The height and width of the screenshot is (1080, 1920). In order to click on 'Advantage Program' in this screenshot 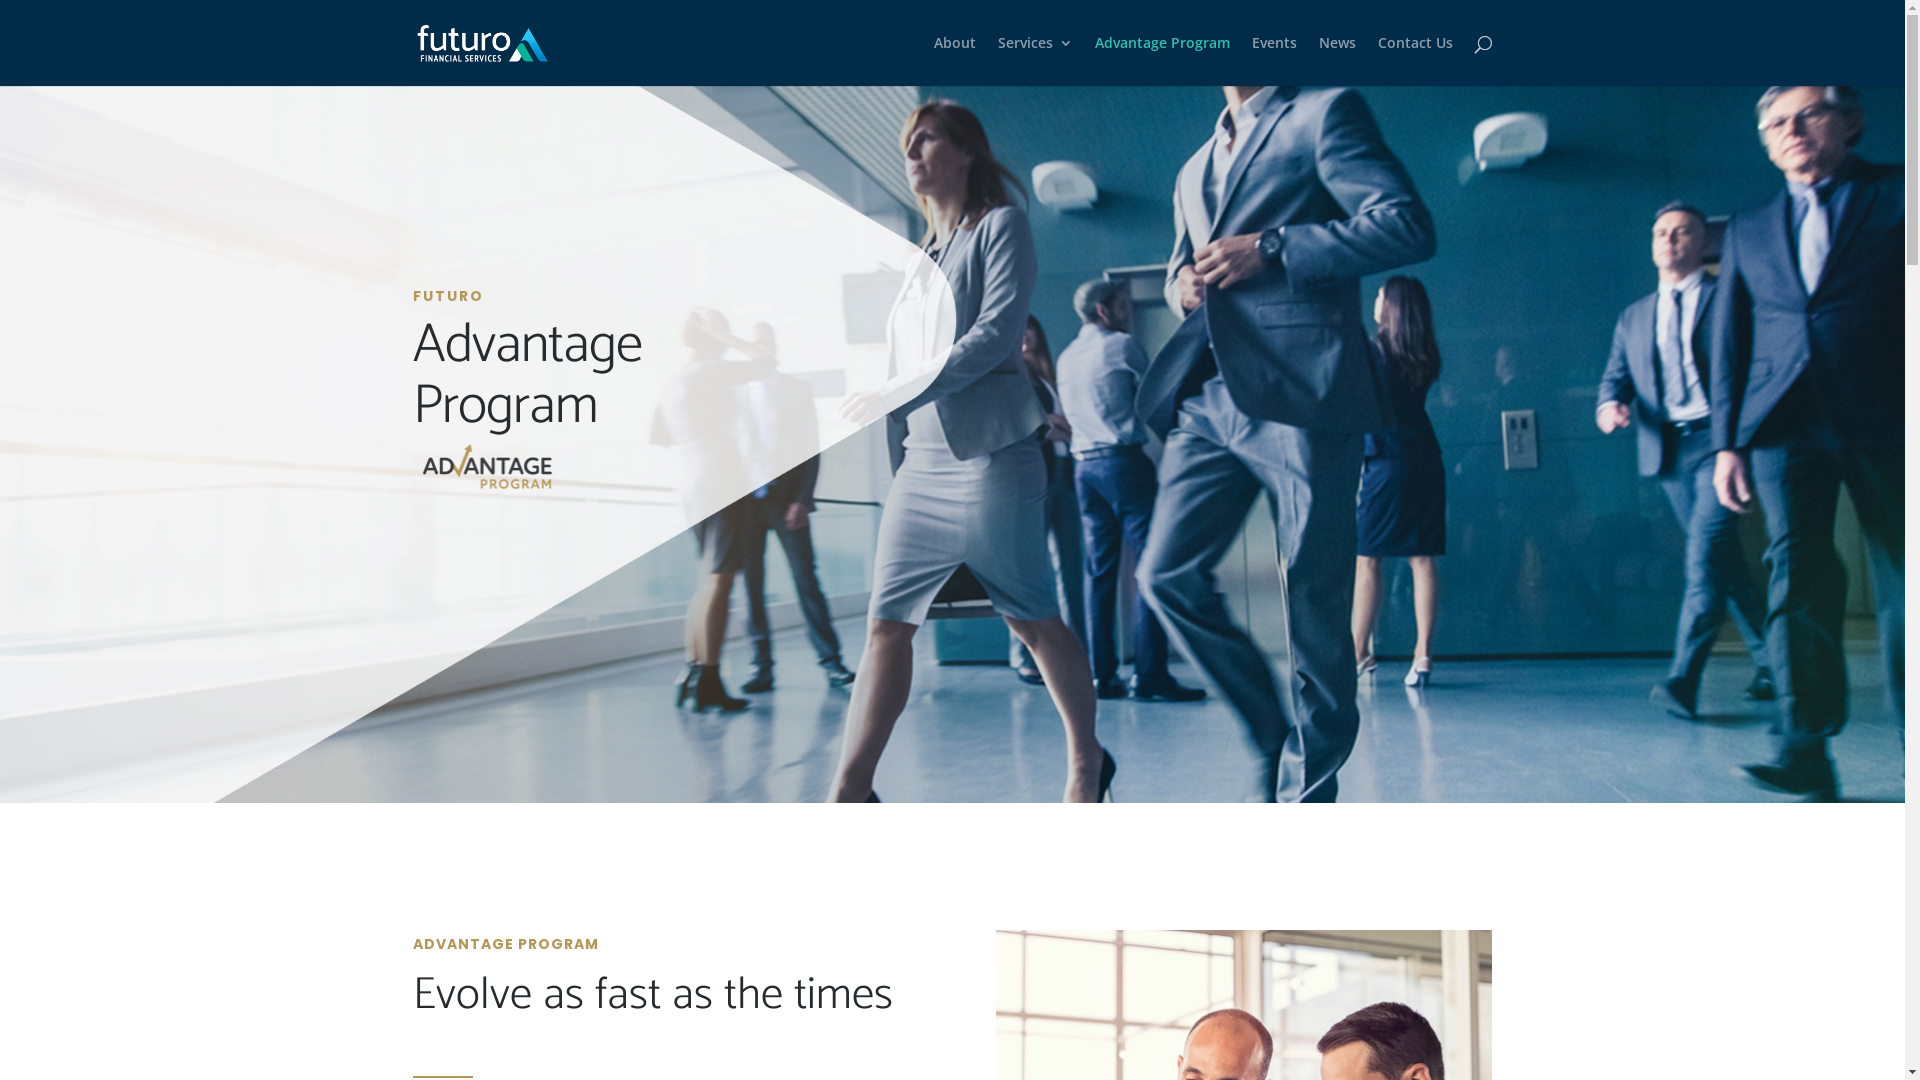, I will do `click(1161, 60)`.